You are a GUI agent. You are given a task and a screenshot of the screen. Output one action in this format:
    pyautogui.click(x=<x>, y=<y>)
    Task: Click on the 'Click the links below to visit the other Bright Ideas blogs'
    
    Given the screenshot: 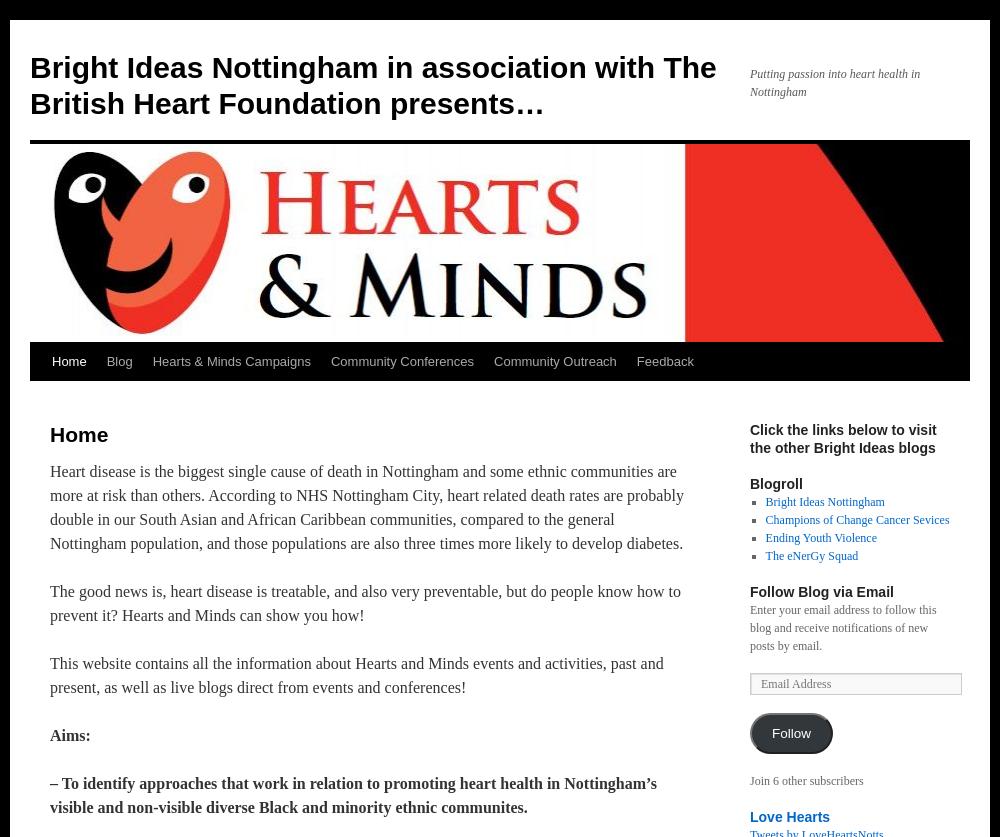 What is the action you would take?
    pyautogui.click(x=842, y=438)
    